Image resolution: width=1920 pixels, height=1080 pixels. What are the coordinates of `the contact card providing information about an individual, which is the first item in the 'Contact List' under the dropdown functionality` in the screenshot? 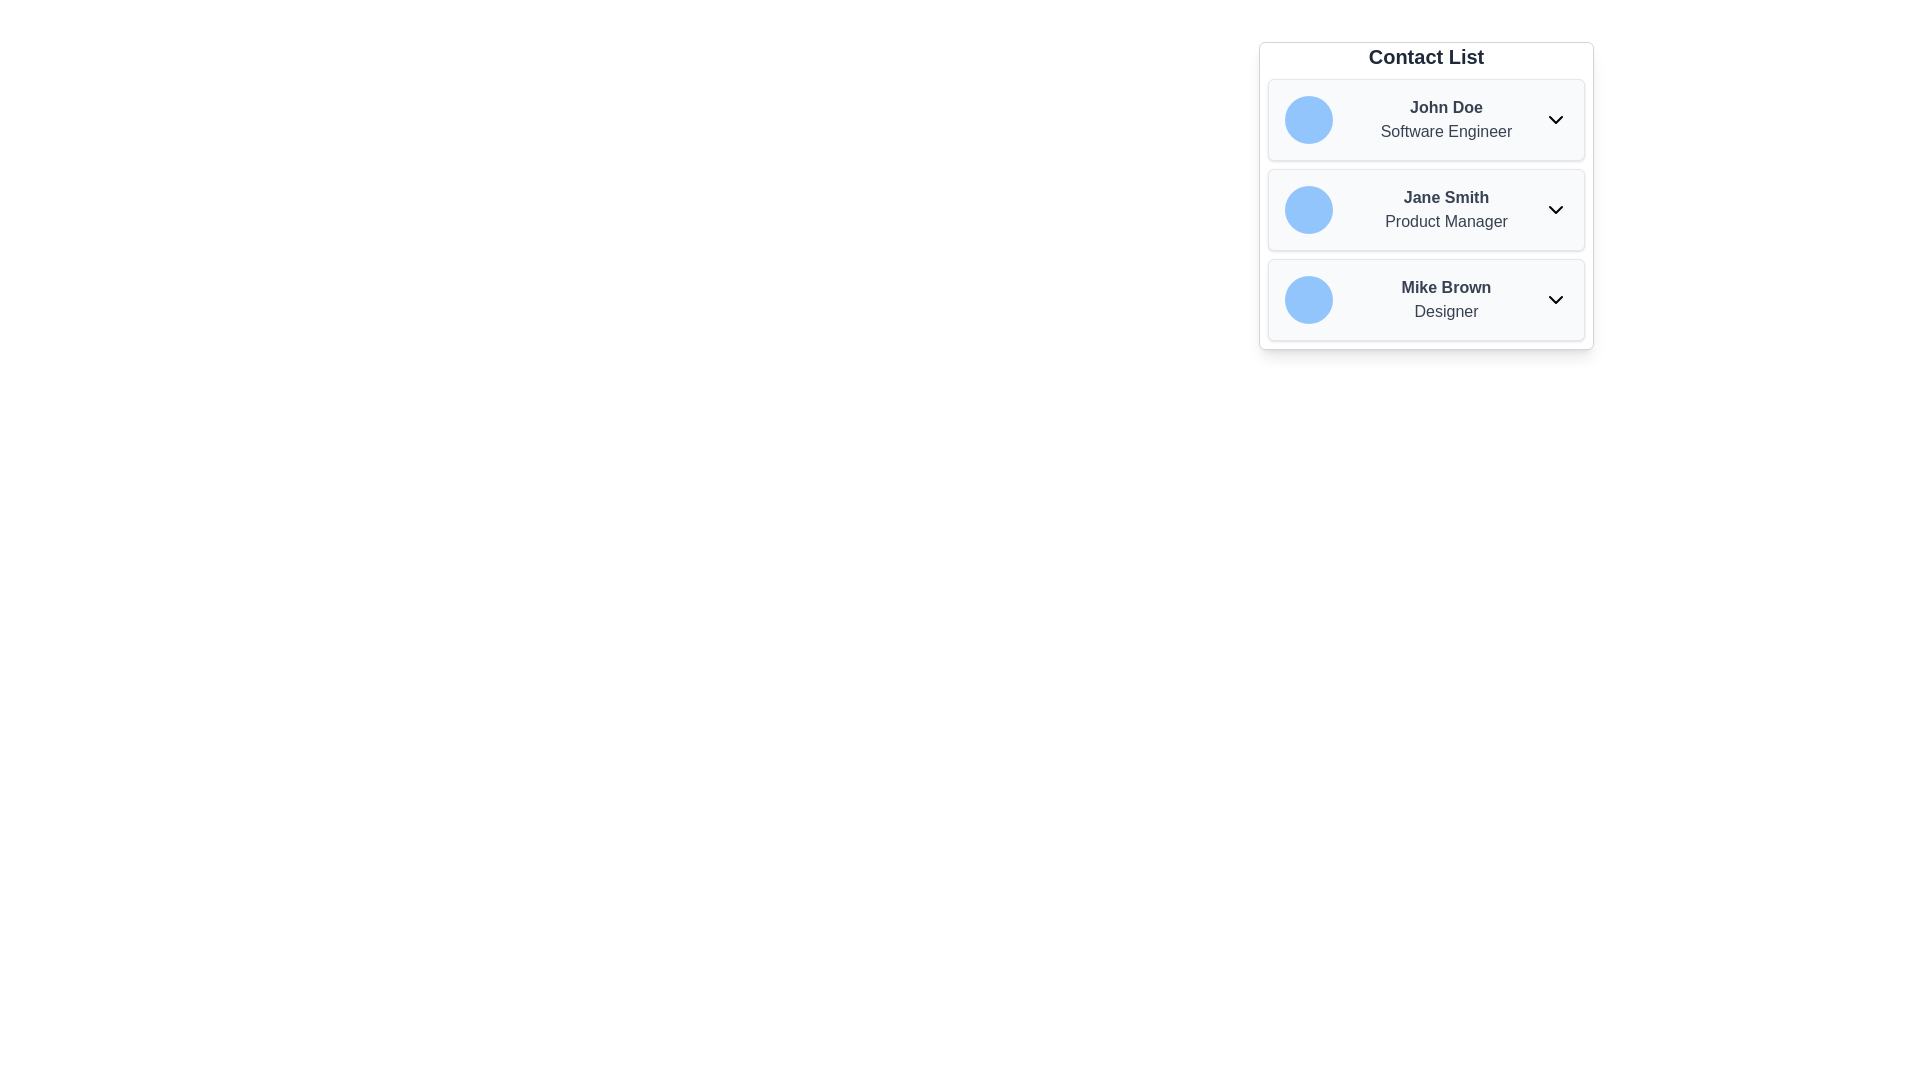 It's located at (1425, 119).